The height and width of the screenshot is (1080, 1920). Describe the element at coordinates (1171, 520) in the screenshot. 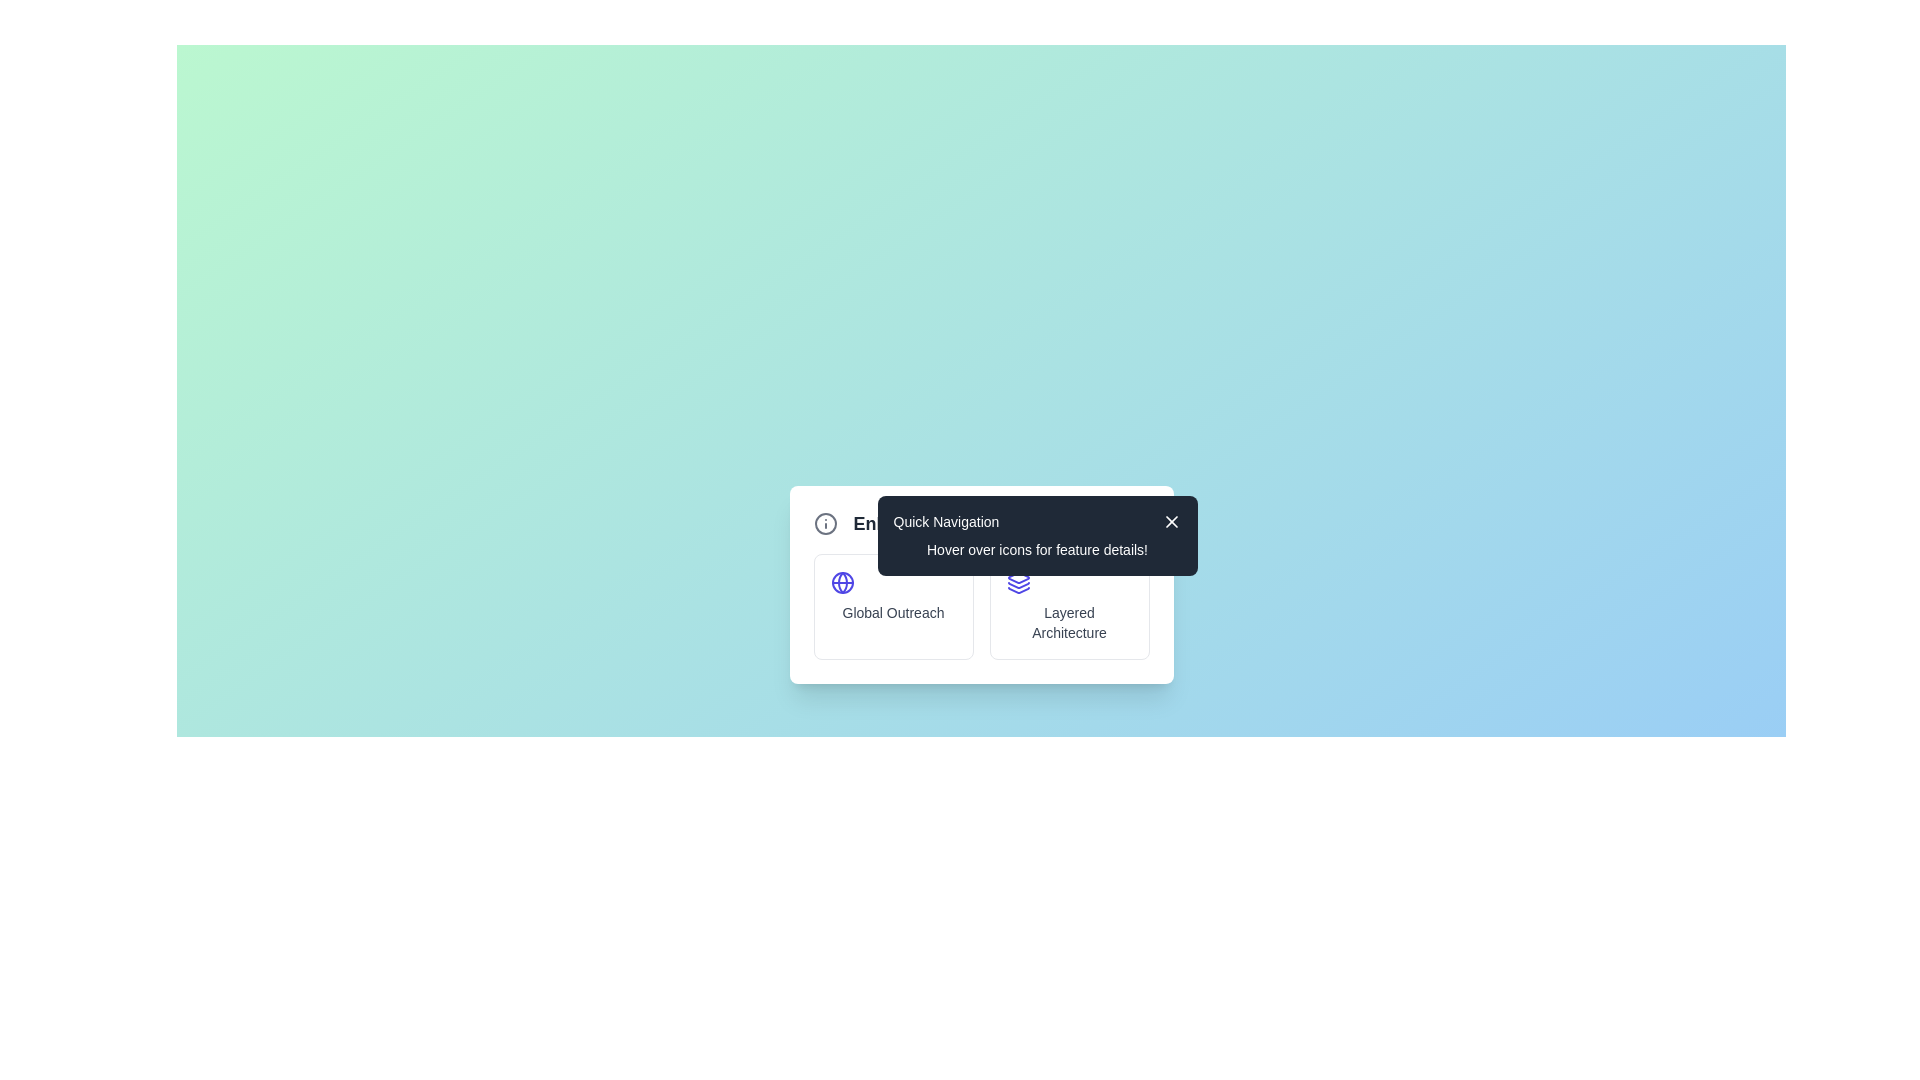

I see `the graphical diagonal line element within the close button located in the upper-right corner of the 'Quick Navigation' tooltip box` at that location.